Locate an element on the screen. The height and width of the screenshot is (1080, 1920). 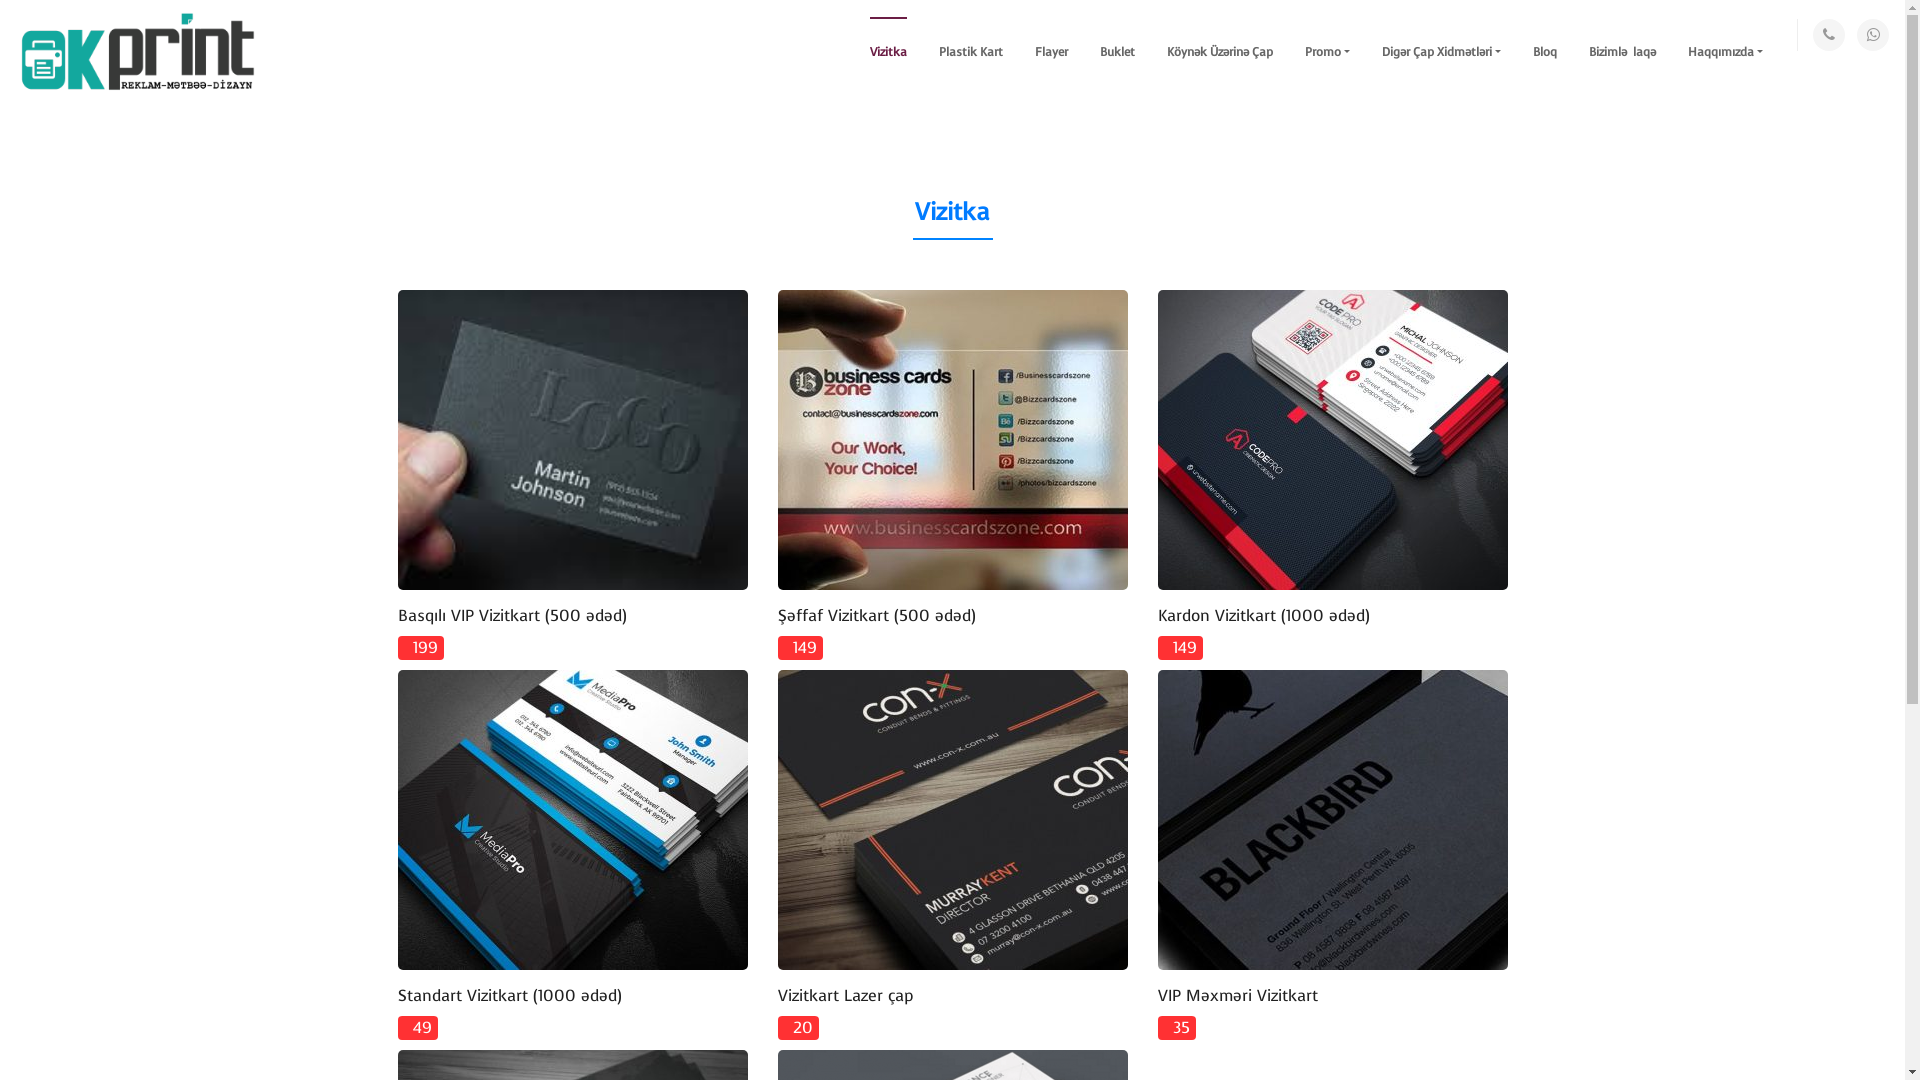
'Bloq' is located at coordinates (1544, 50).